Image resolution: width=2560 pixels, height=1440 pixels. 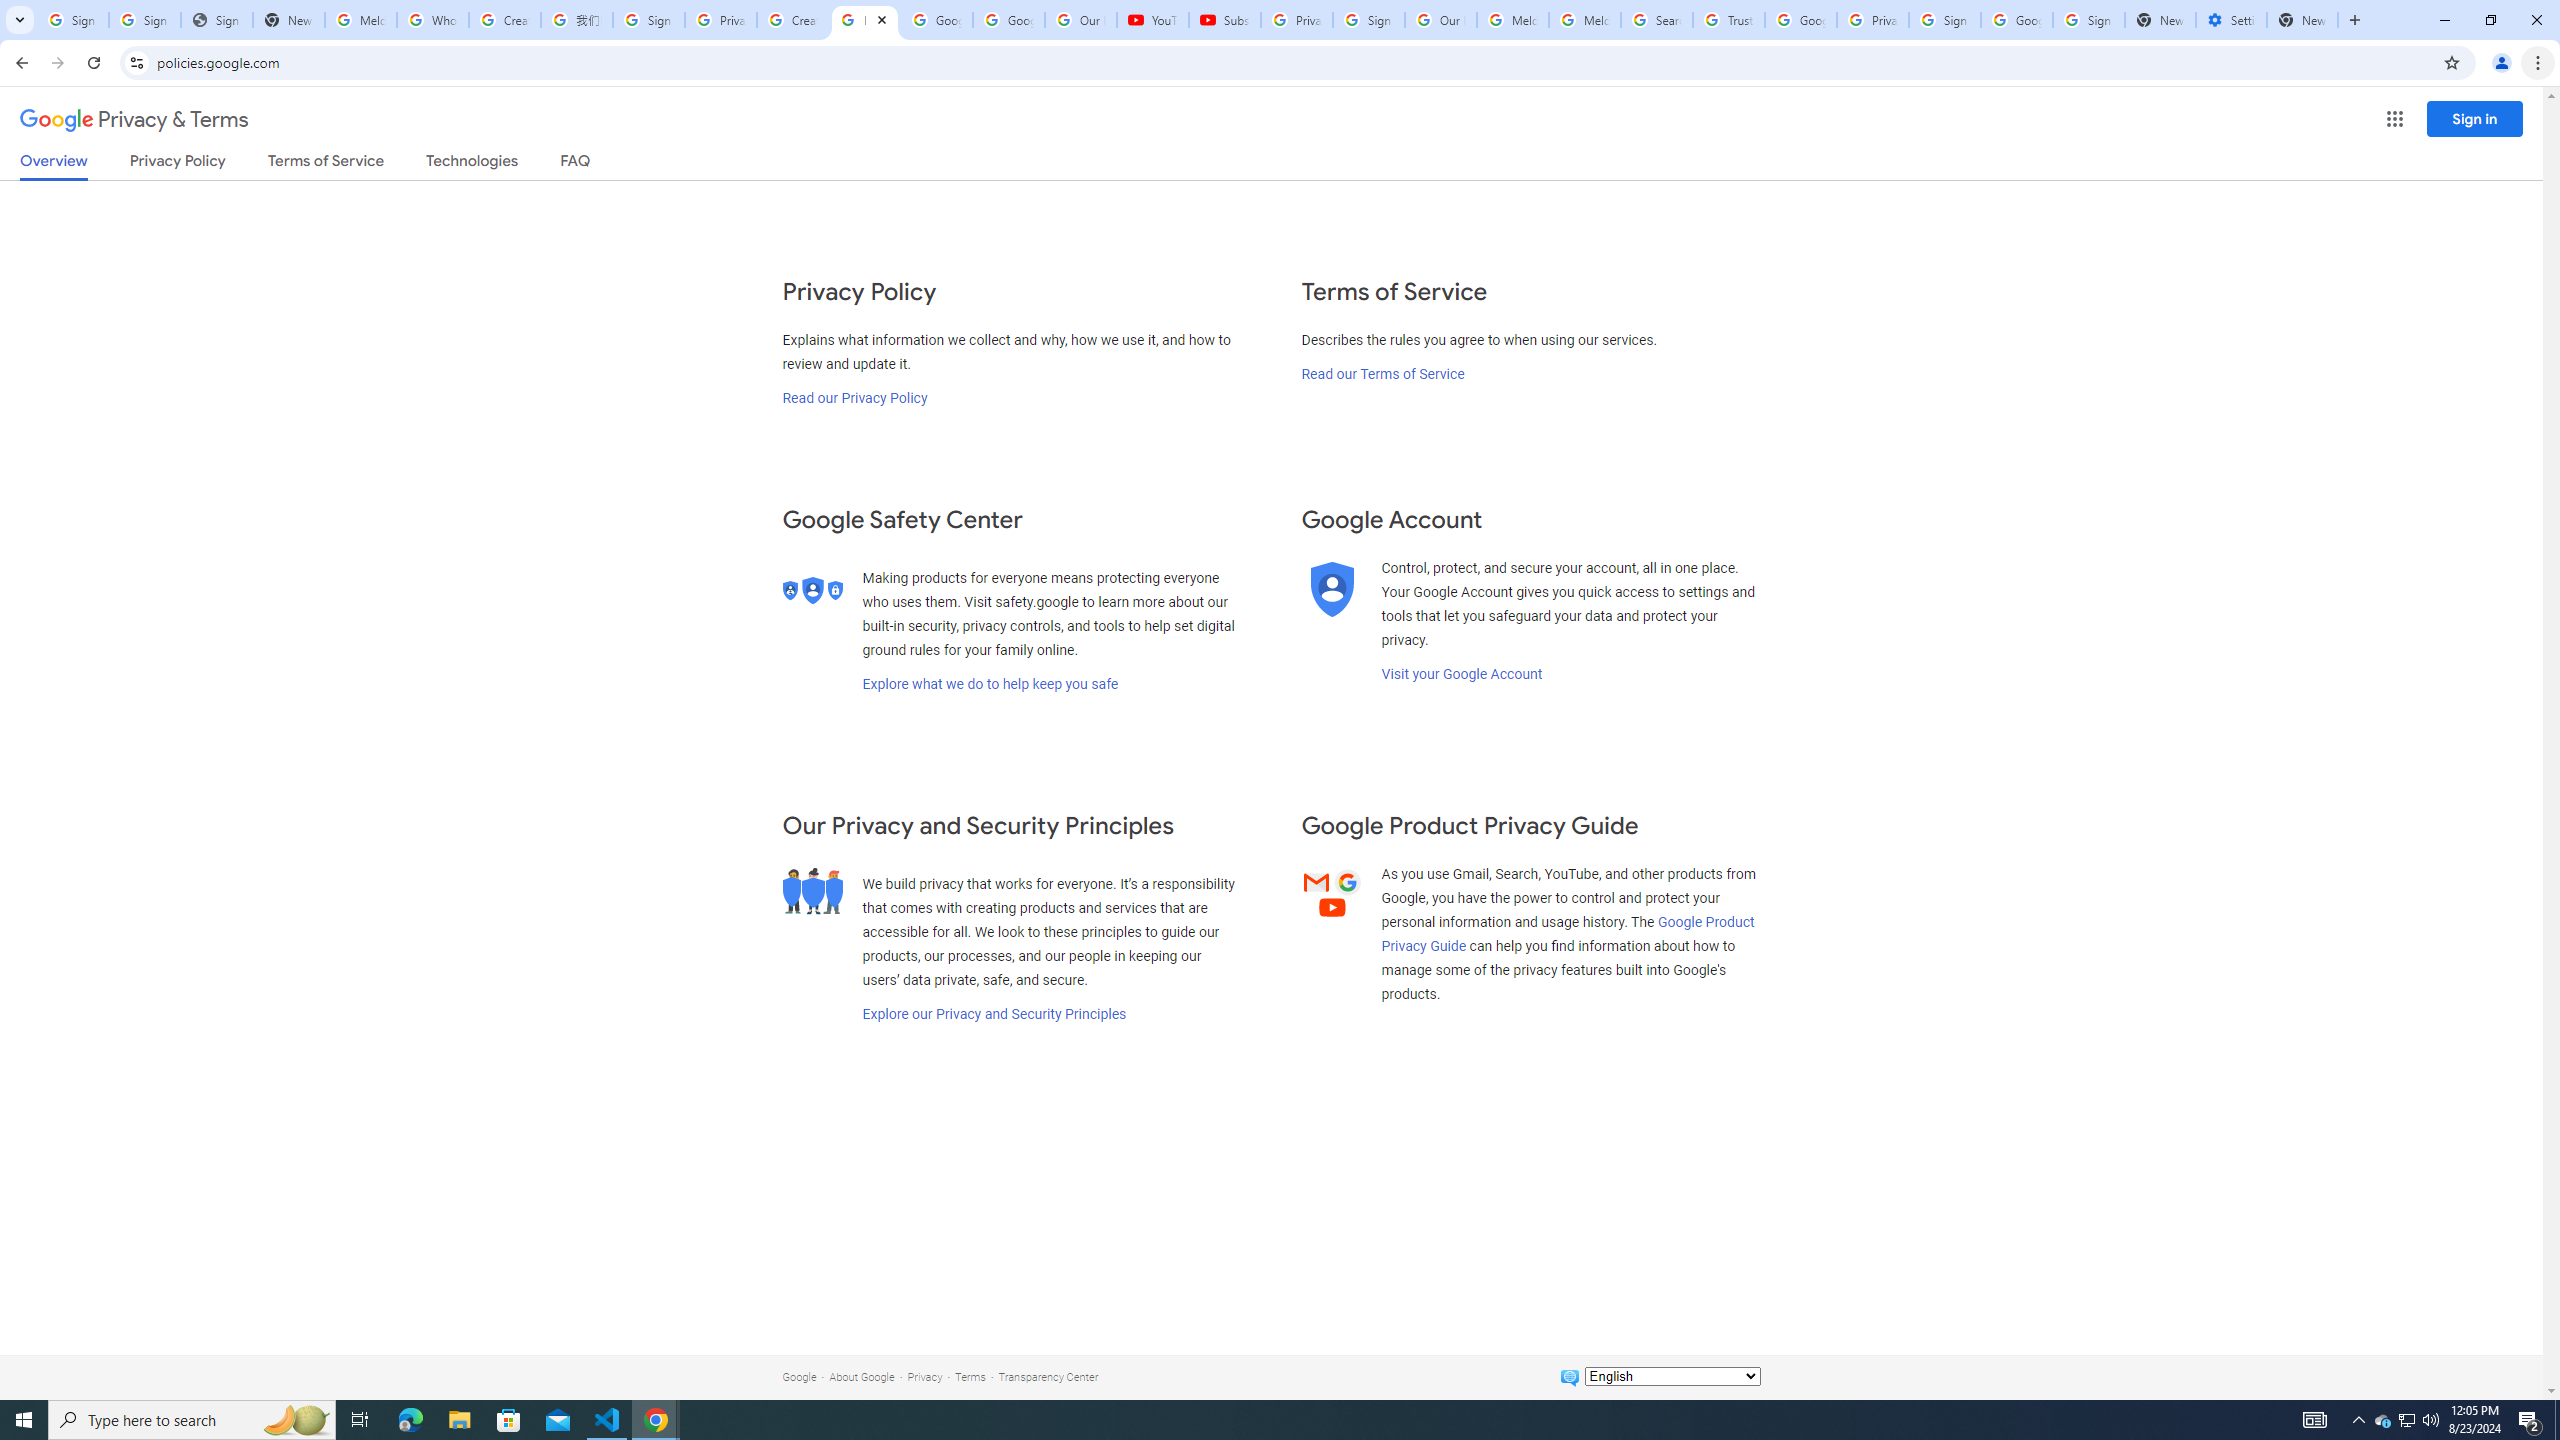 I want to click on 'Transparency Center', so click(x=1047, y=1376).